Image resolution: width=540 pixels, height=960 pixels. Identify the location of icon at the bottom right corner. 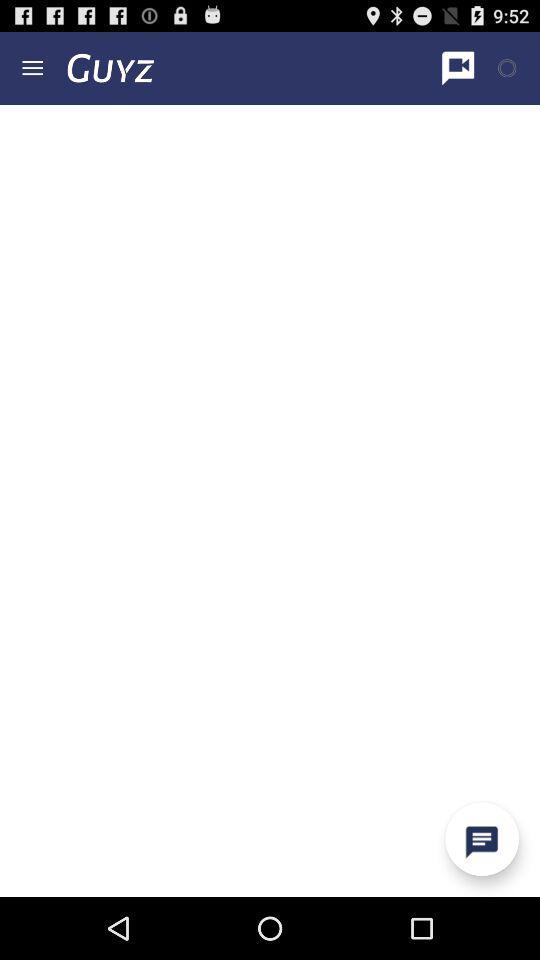
(481, 839).